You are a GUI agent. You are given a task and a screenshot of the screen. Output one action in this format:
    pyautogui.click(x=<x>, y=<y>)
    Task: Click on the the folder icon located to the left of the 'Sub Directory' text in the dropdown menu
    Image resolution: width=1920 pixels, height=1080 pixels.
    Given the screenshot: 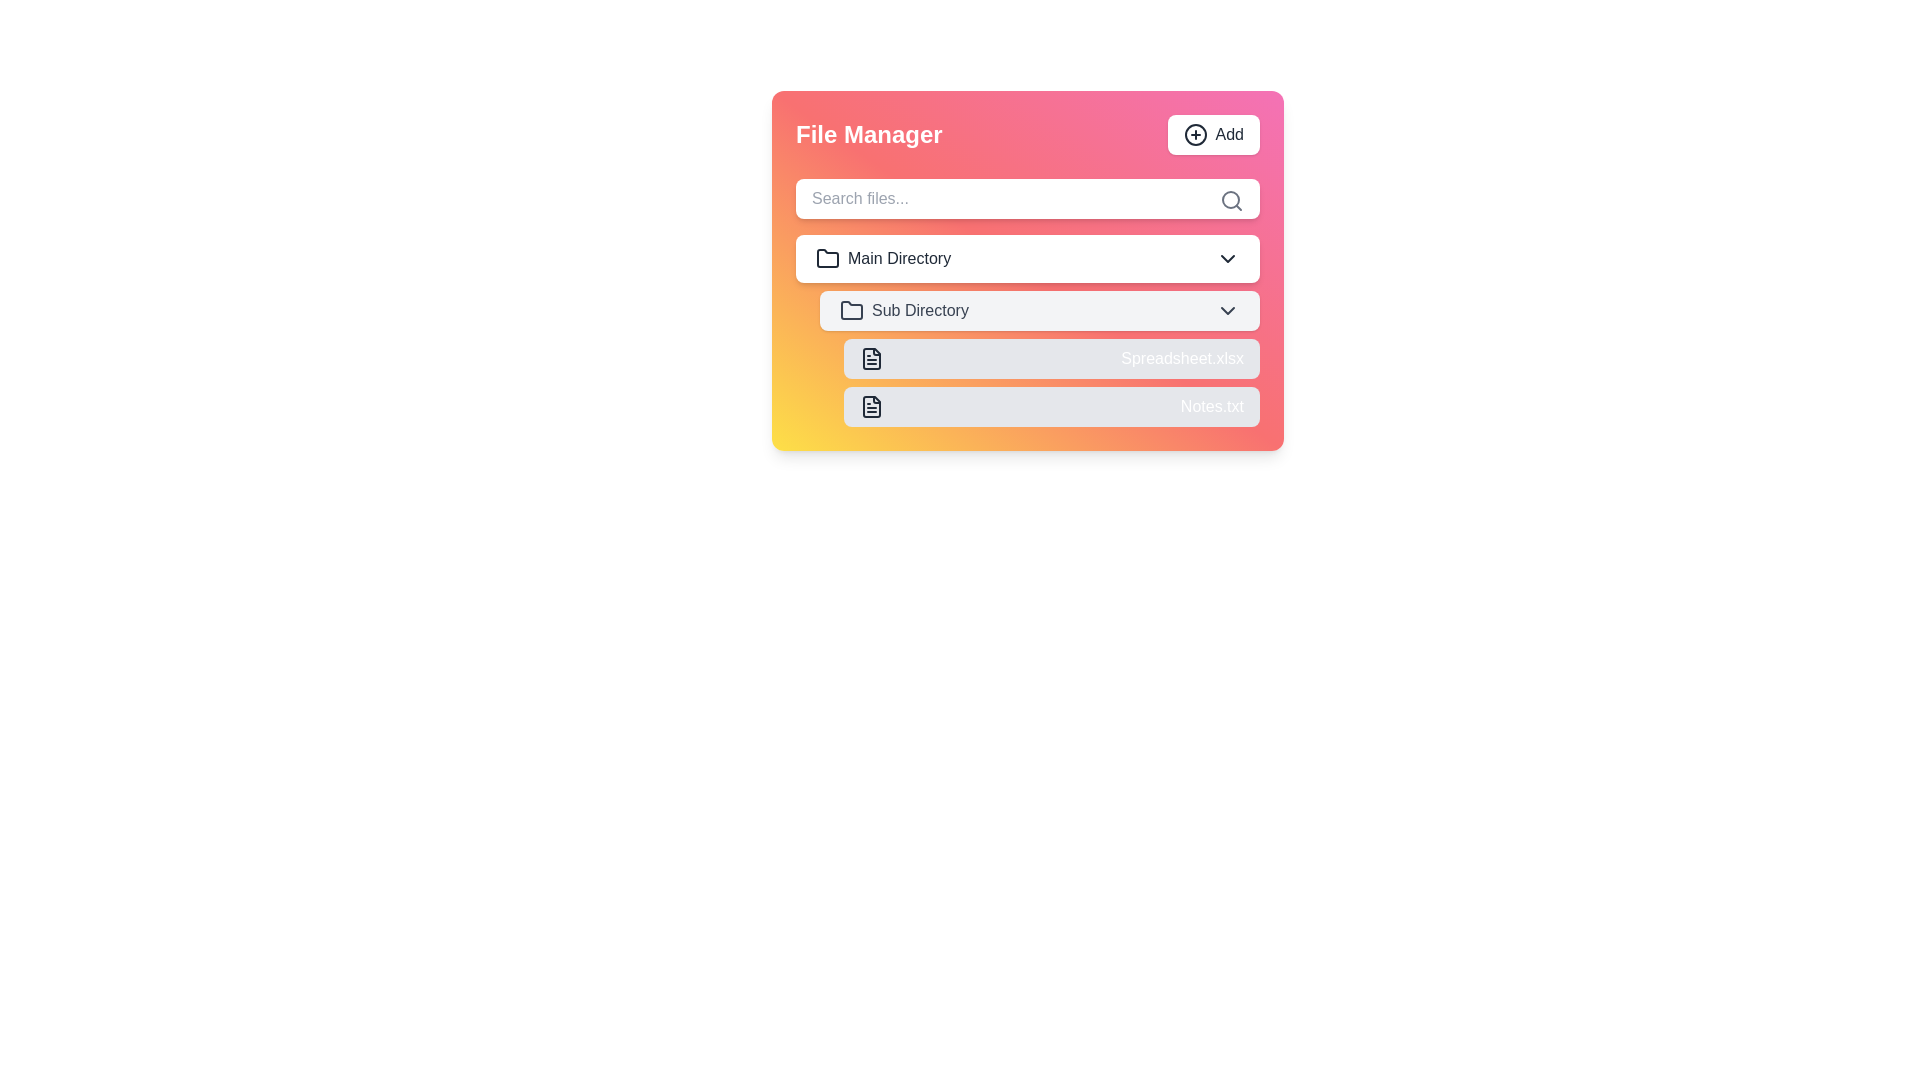 What is the action you would take?
    pyautogui.click(x=851, y=310)
    